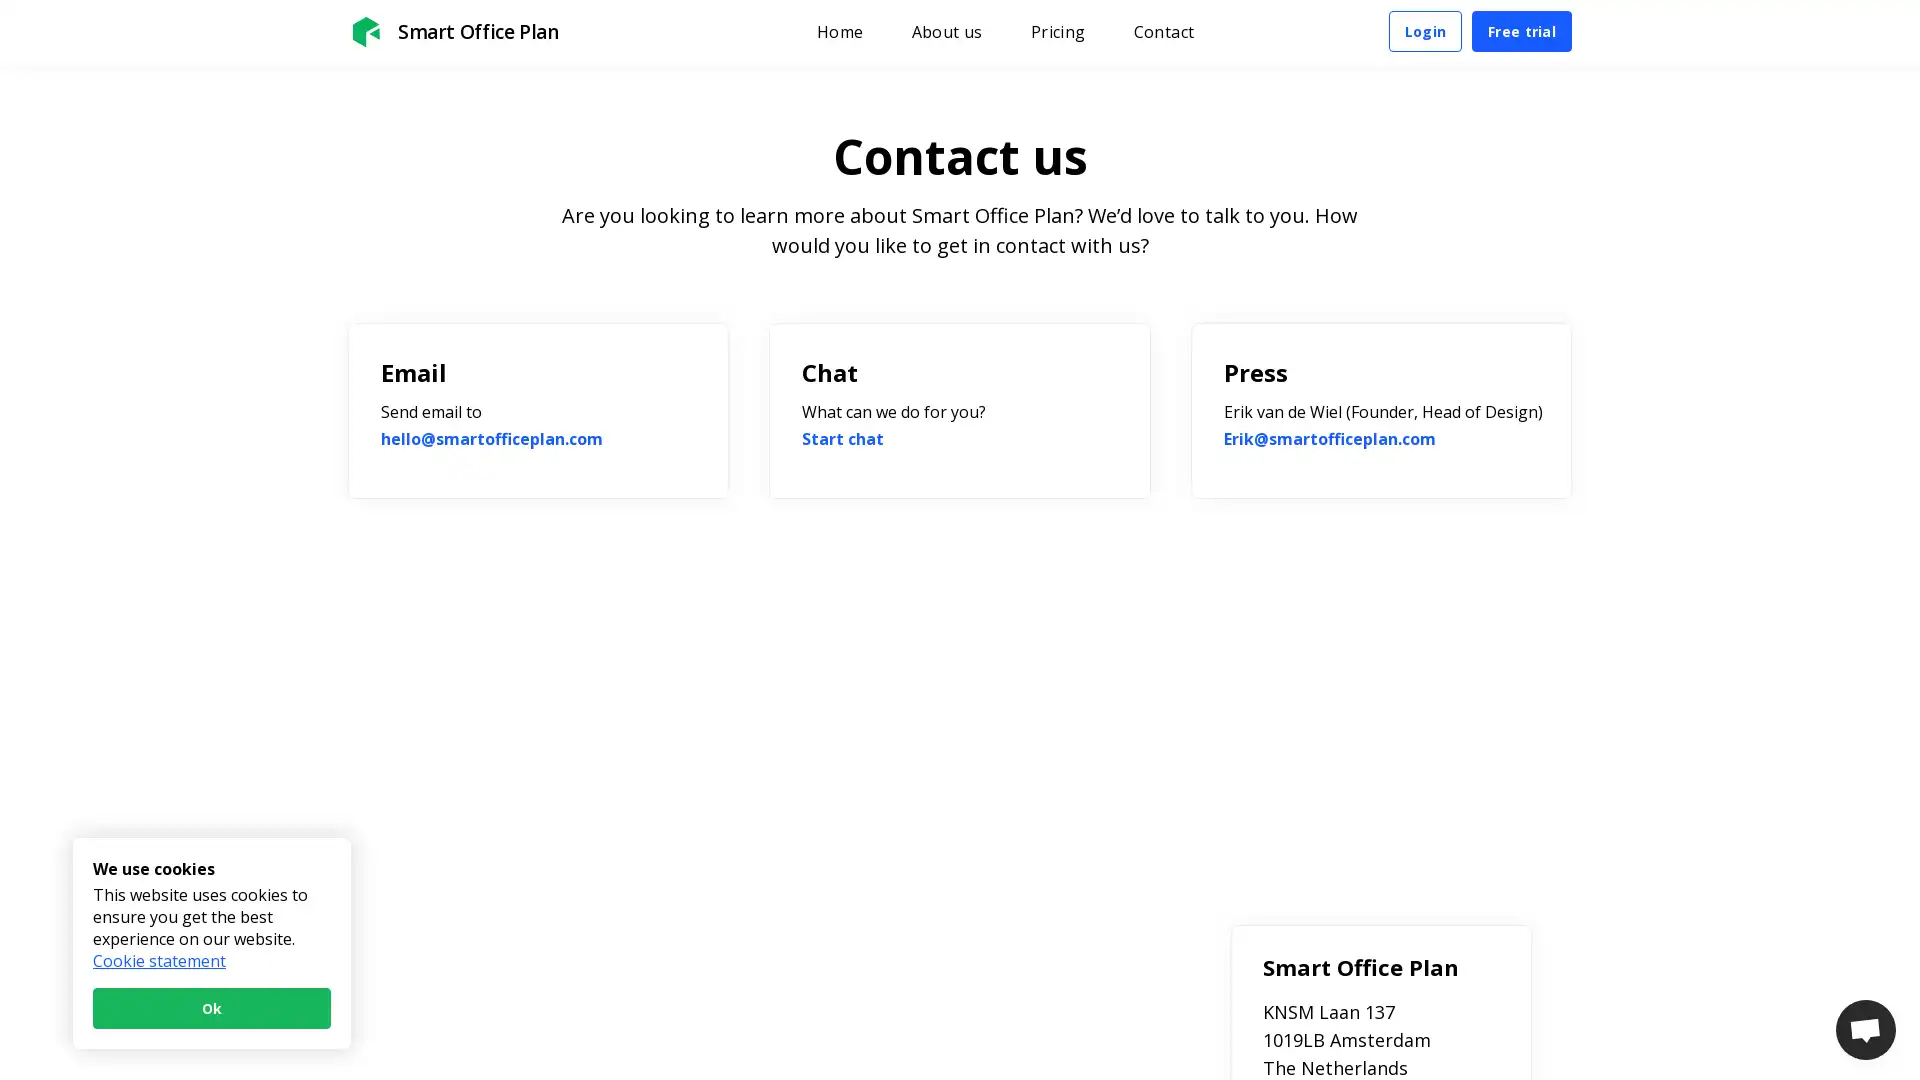 The width and height of the screenshot is (1920, 1080). I want to click on Login, so click(1424, 31).